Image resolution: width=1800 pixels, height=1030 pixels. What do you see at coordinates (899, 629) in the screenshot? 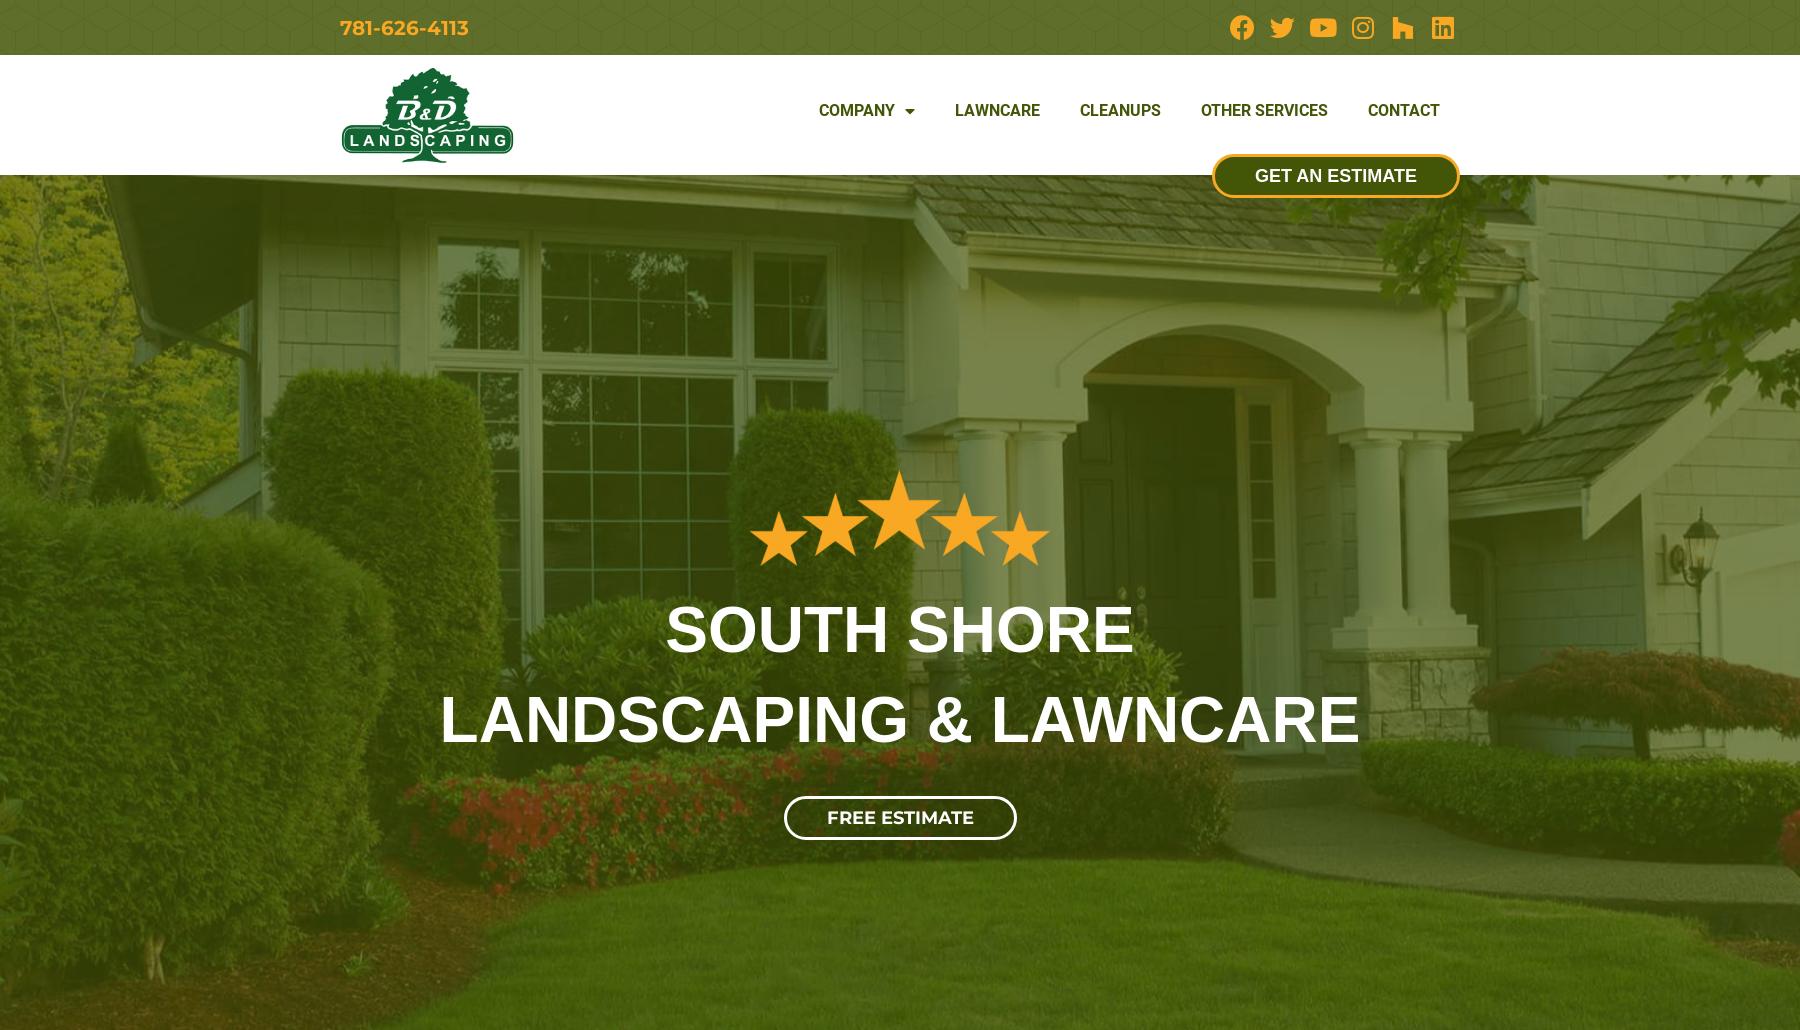
I see `'SOUTH SHORE'` at bounding box center [899, 629].